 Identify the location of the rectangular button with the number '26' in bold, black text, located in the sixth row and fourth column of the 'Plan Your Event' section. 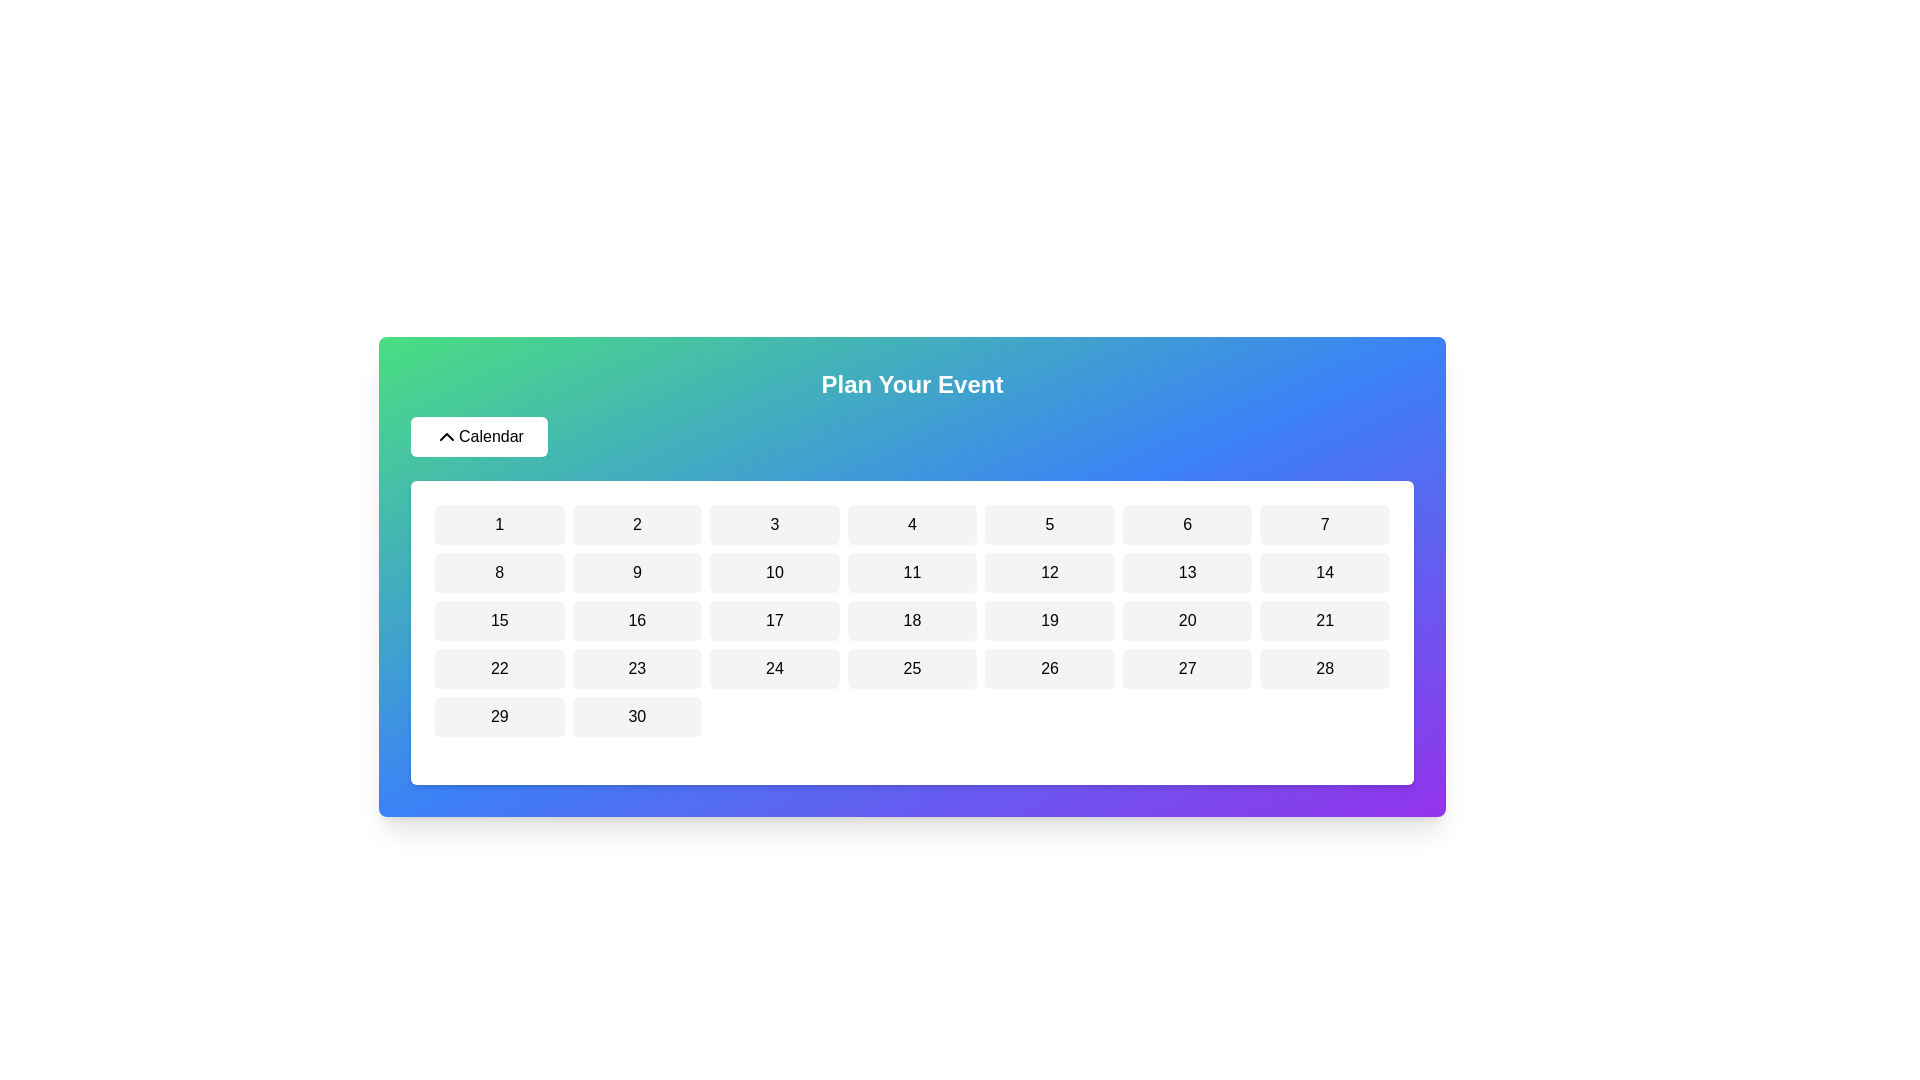
(1049, 668).